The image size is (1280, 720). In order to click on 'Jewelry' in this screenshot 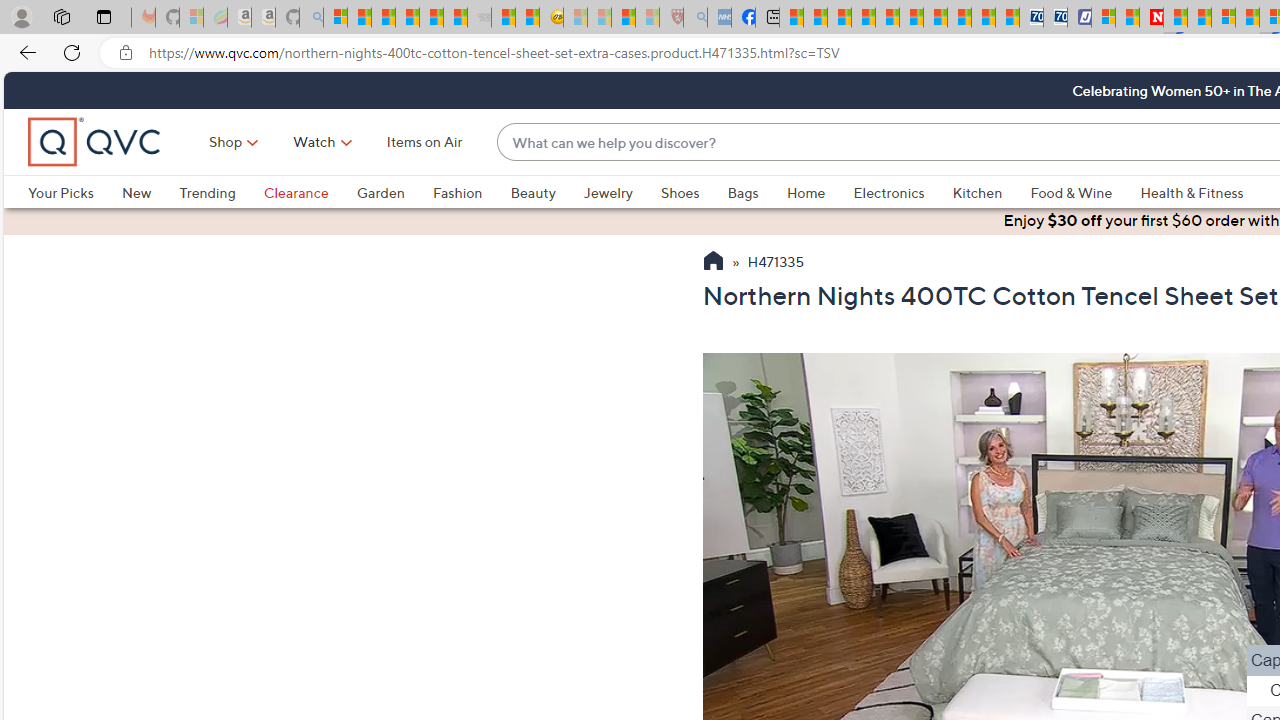, I will do `click(607, 192)`.